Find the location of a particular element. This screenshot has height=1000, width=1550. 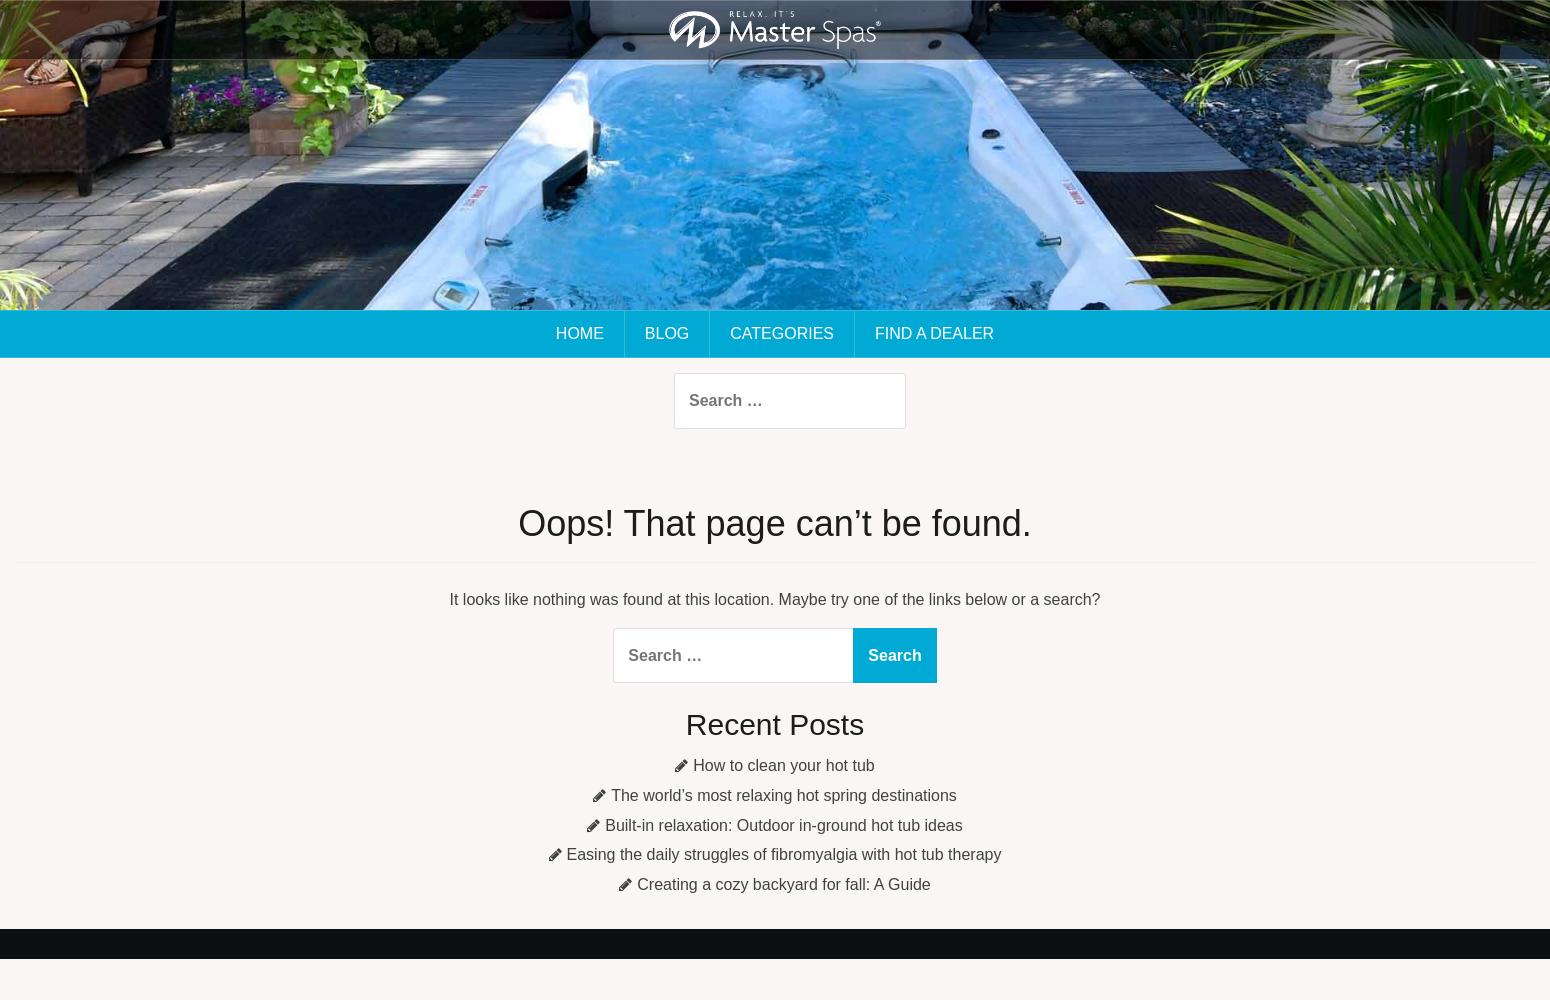

'It looks like nothing was found at this location. Maybe try one of the links below or a search?' is located at coordinates (774, 598).